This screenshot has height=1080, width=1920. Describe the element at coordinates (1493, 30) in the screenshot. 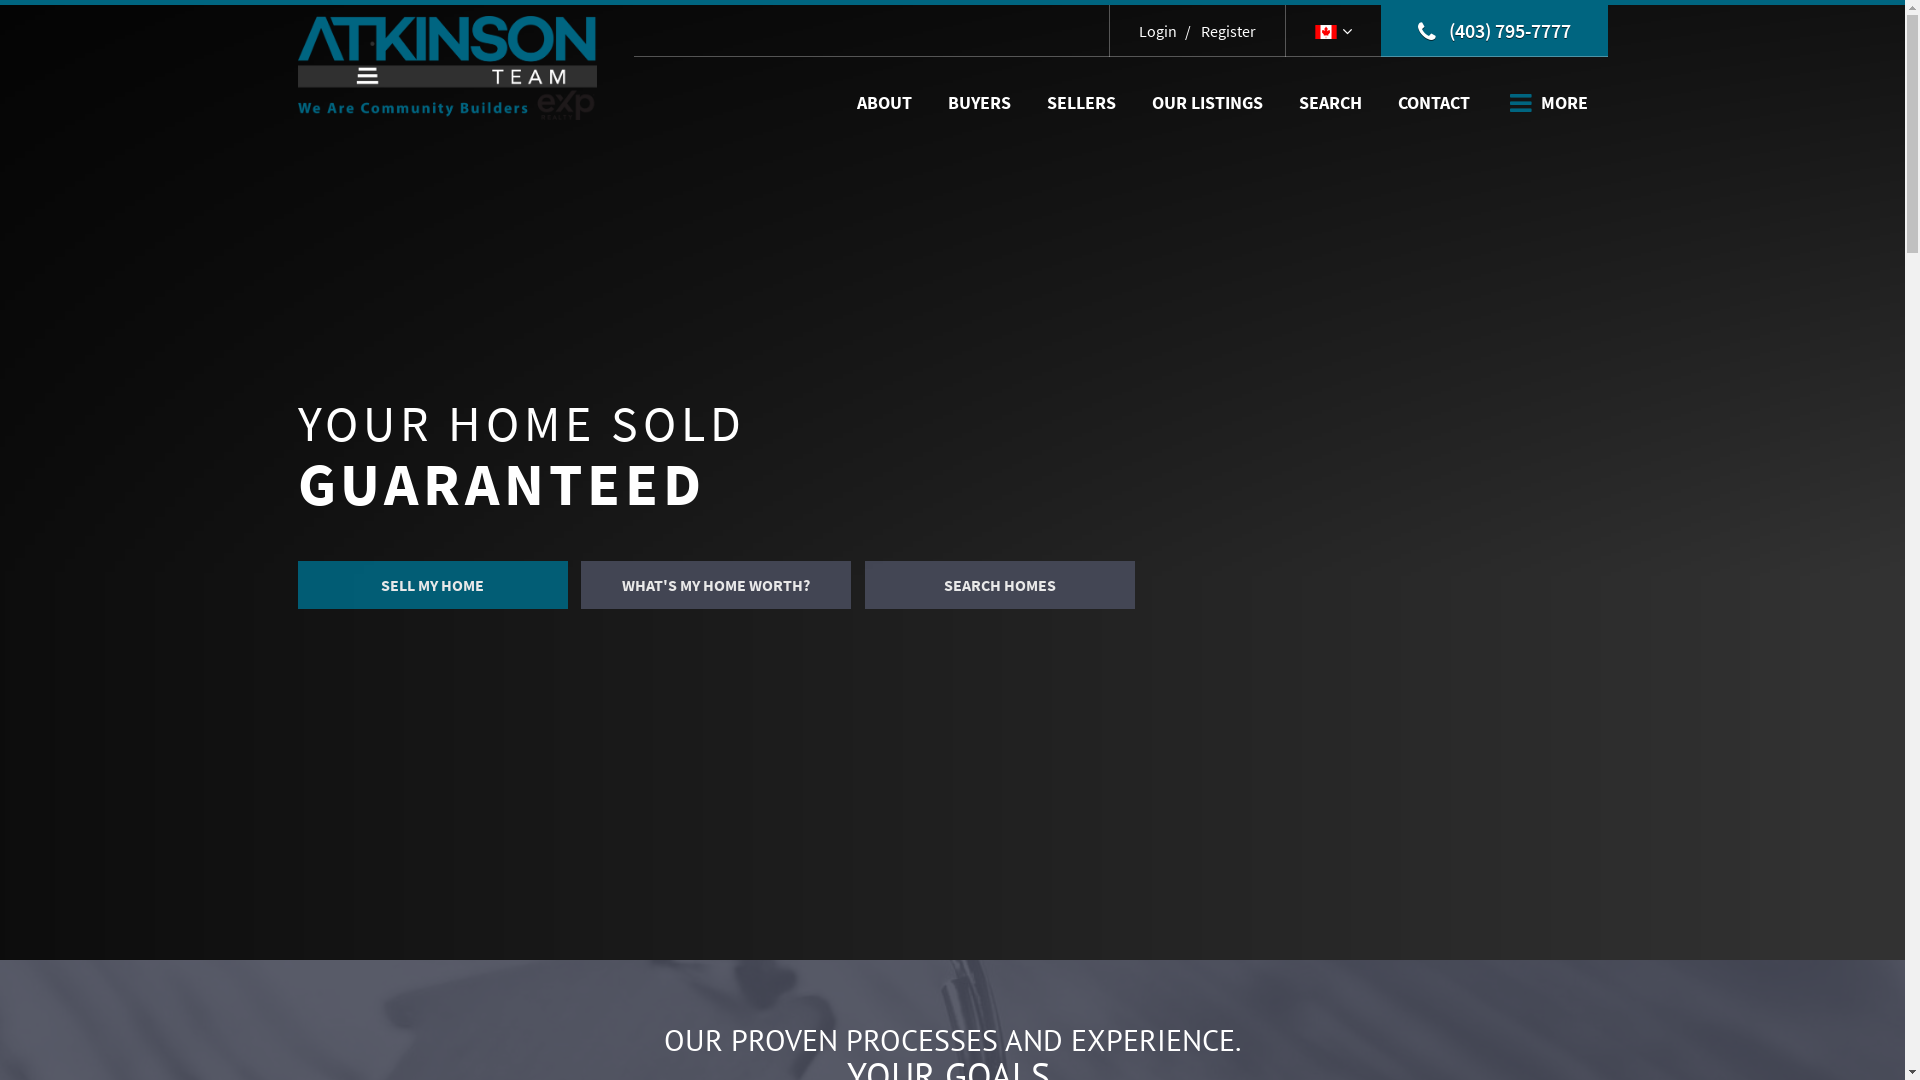

I see `'(403) 795-7777'` at that location.